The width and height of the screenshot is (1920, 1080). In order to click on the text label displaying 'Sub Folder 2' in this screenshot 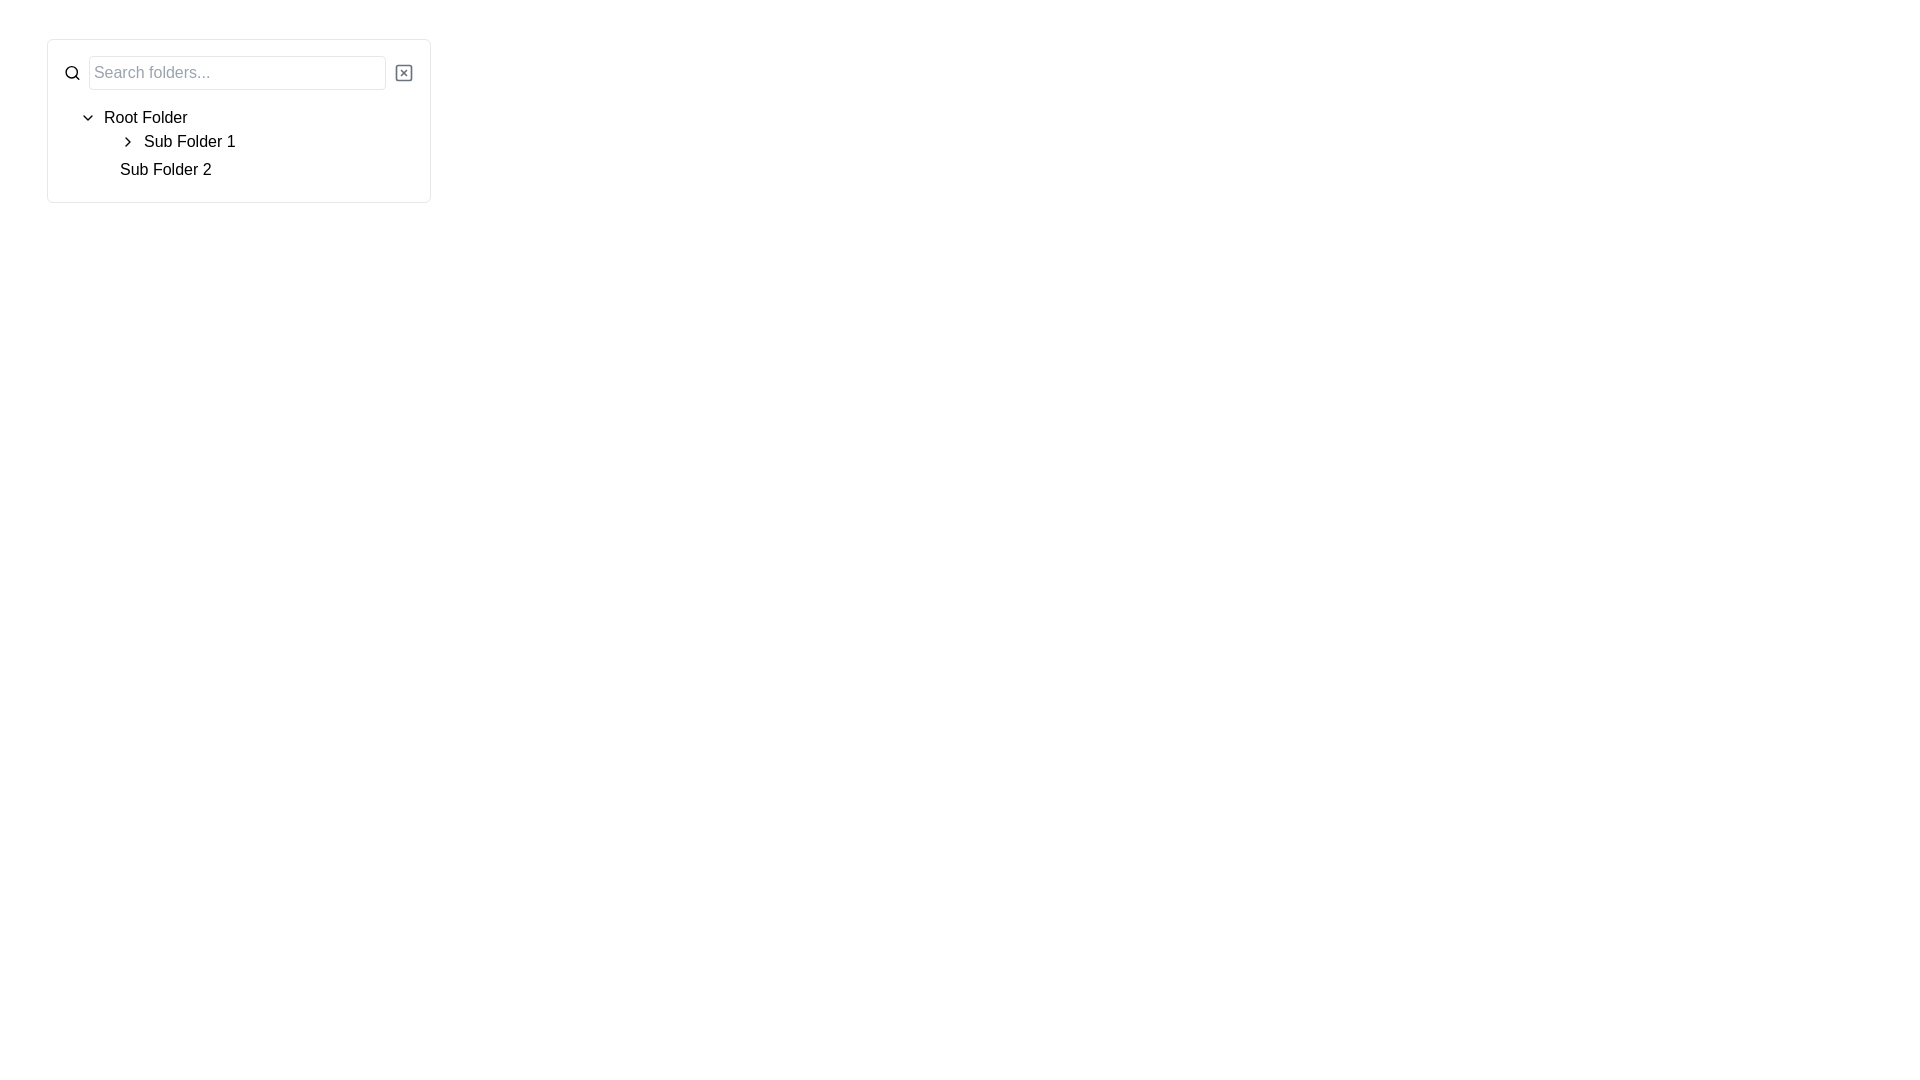, I will do `click(165, 168)`.